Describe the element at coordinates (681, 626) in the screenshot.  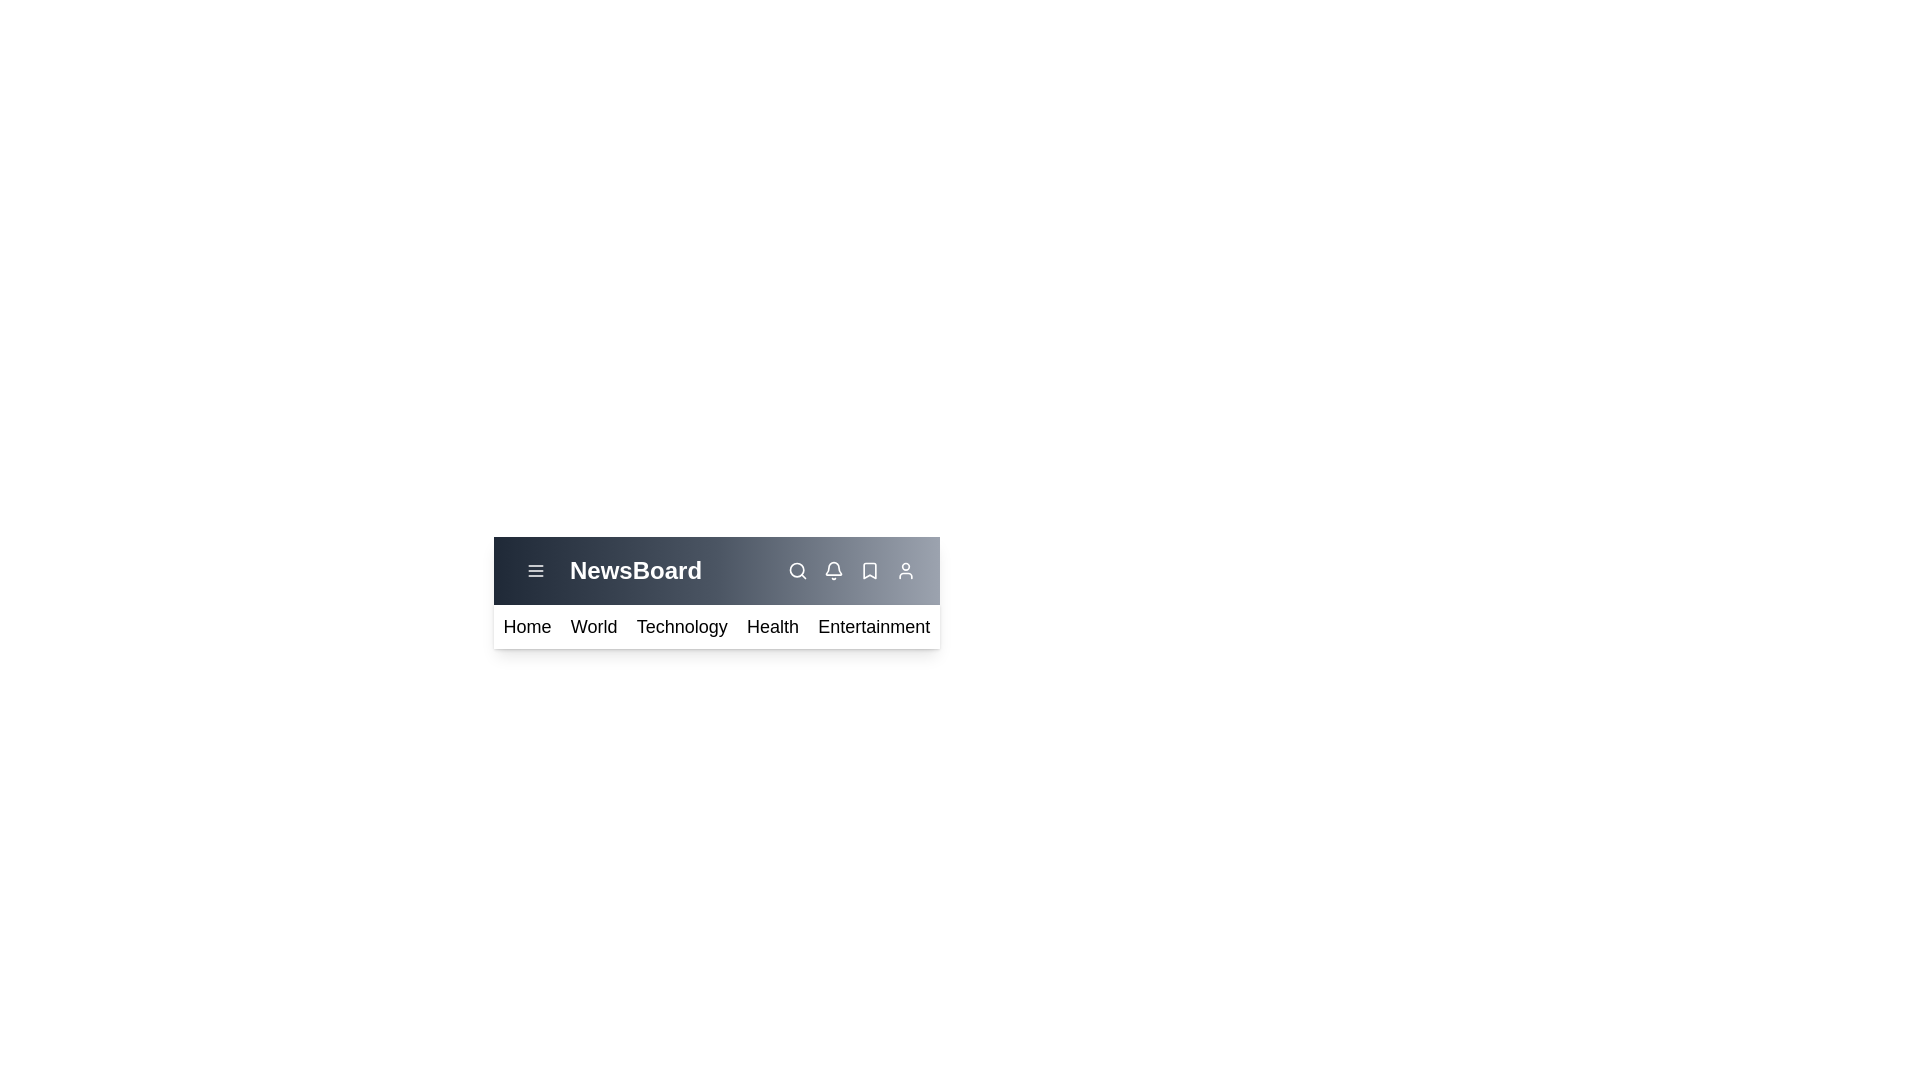
I see `the category Technology from the menu` at that location.